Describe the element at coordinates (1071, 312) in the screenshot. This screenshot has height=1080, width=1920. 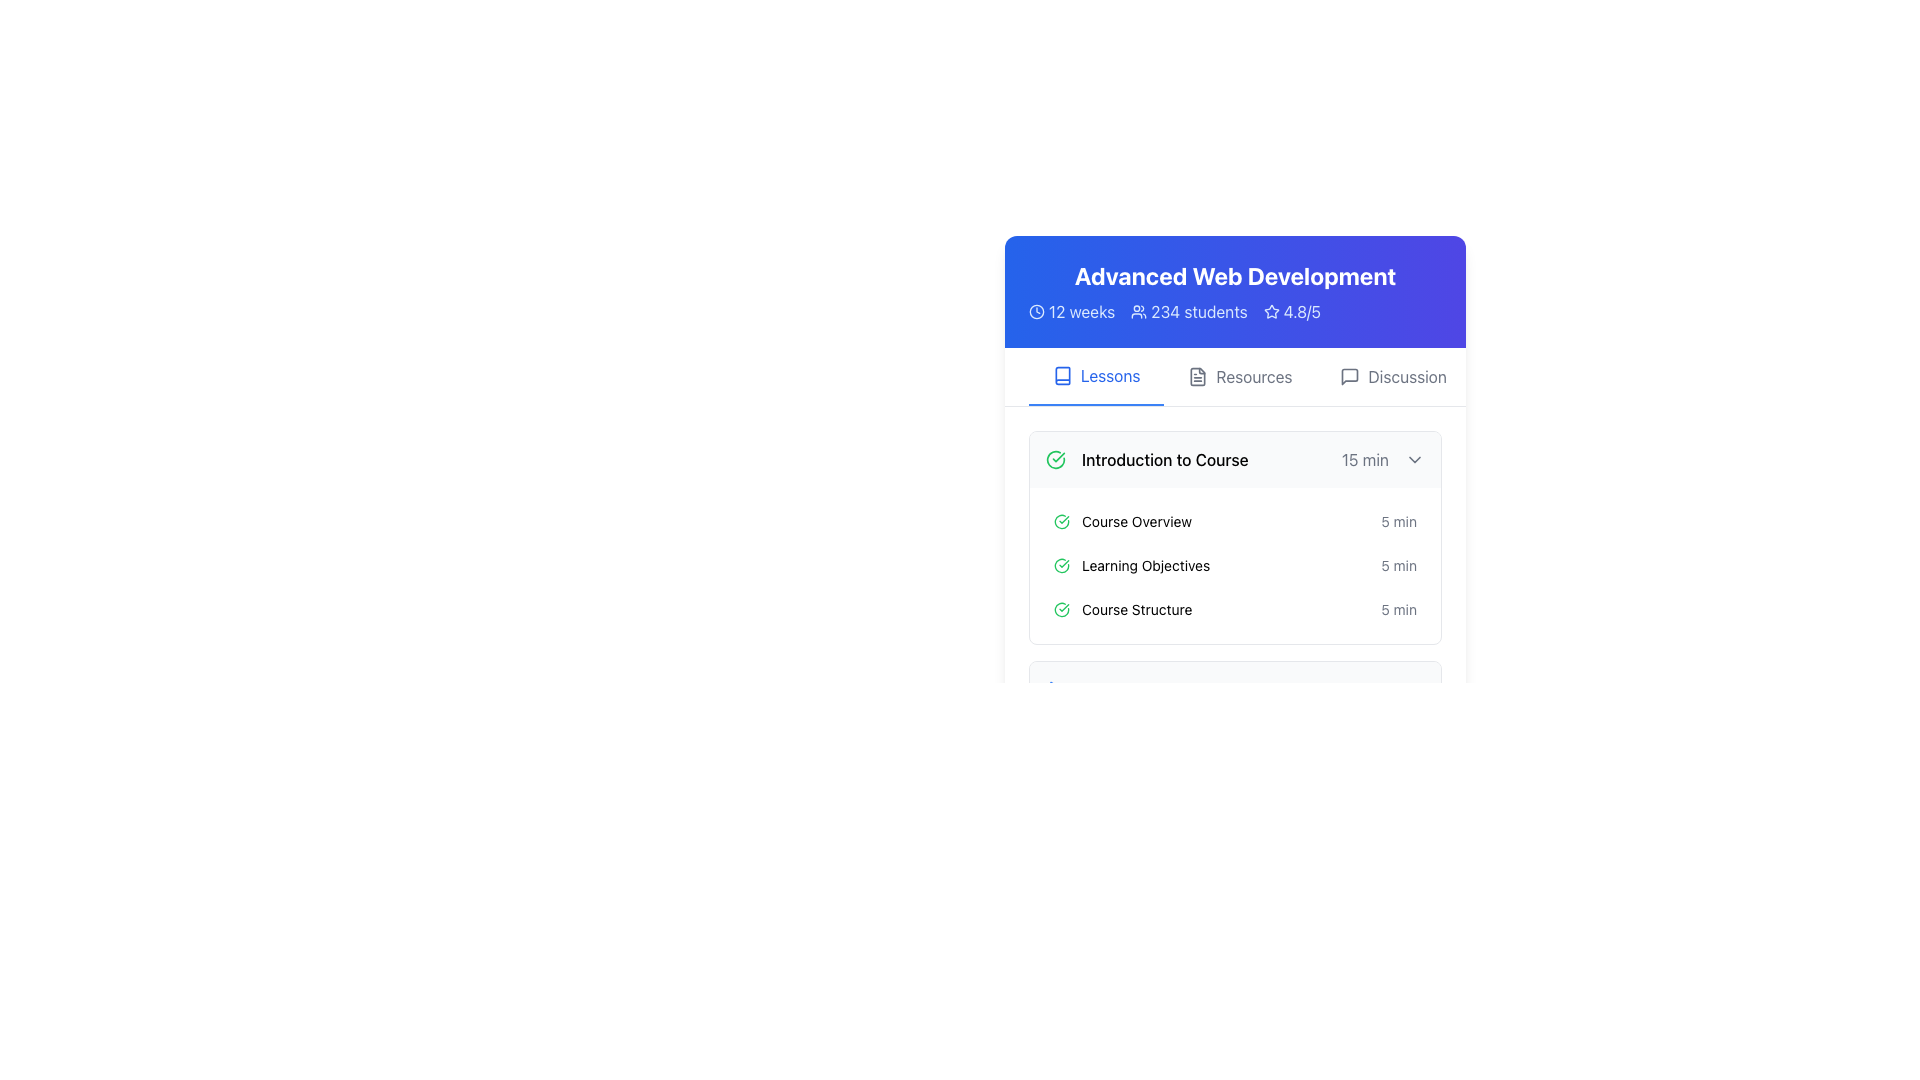
I see `the clock icon associated with the '12 weeks' text label, which is positioned at the top left of the card displaying 'Advanced Web Development'` at that location.